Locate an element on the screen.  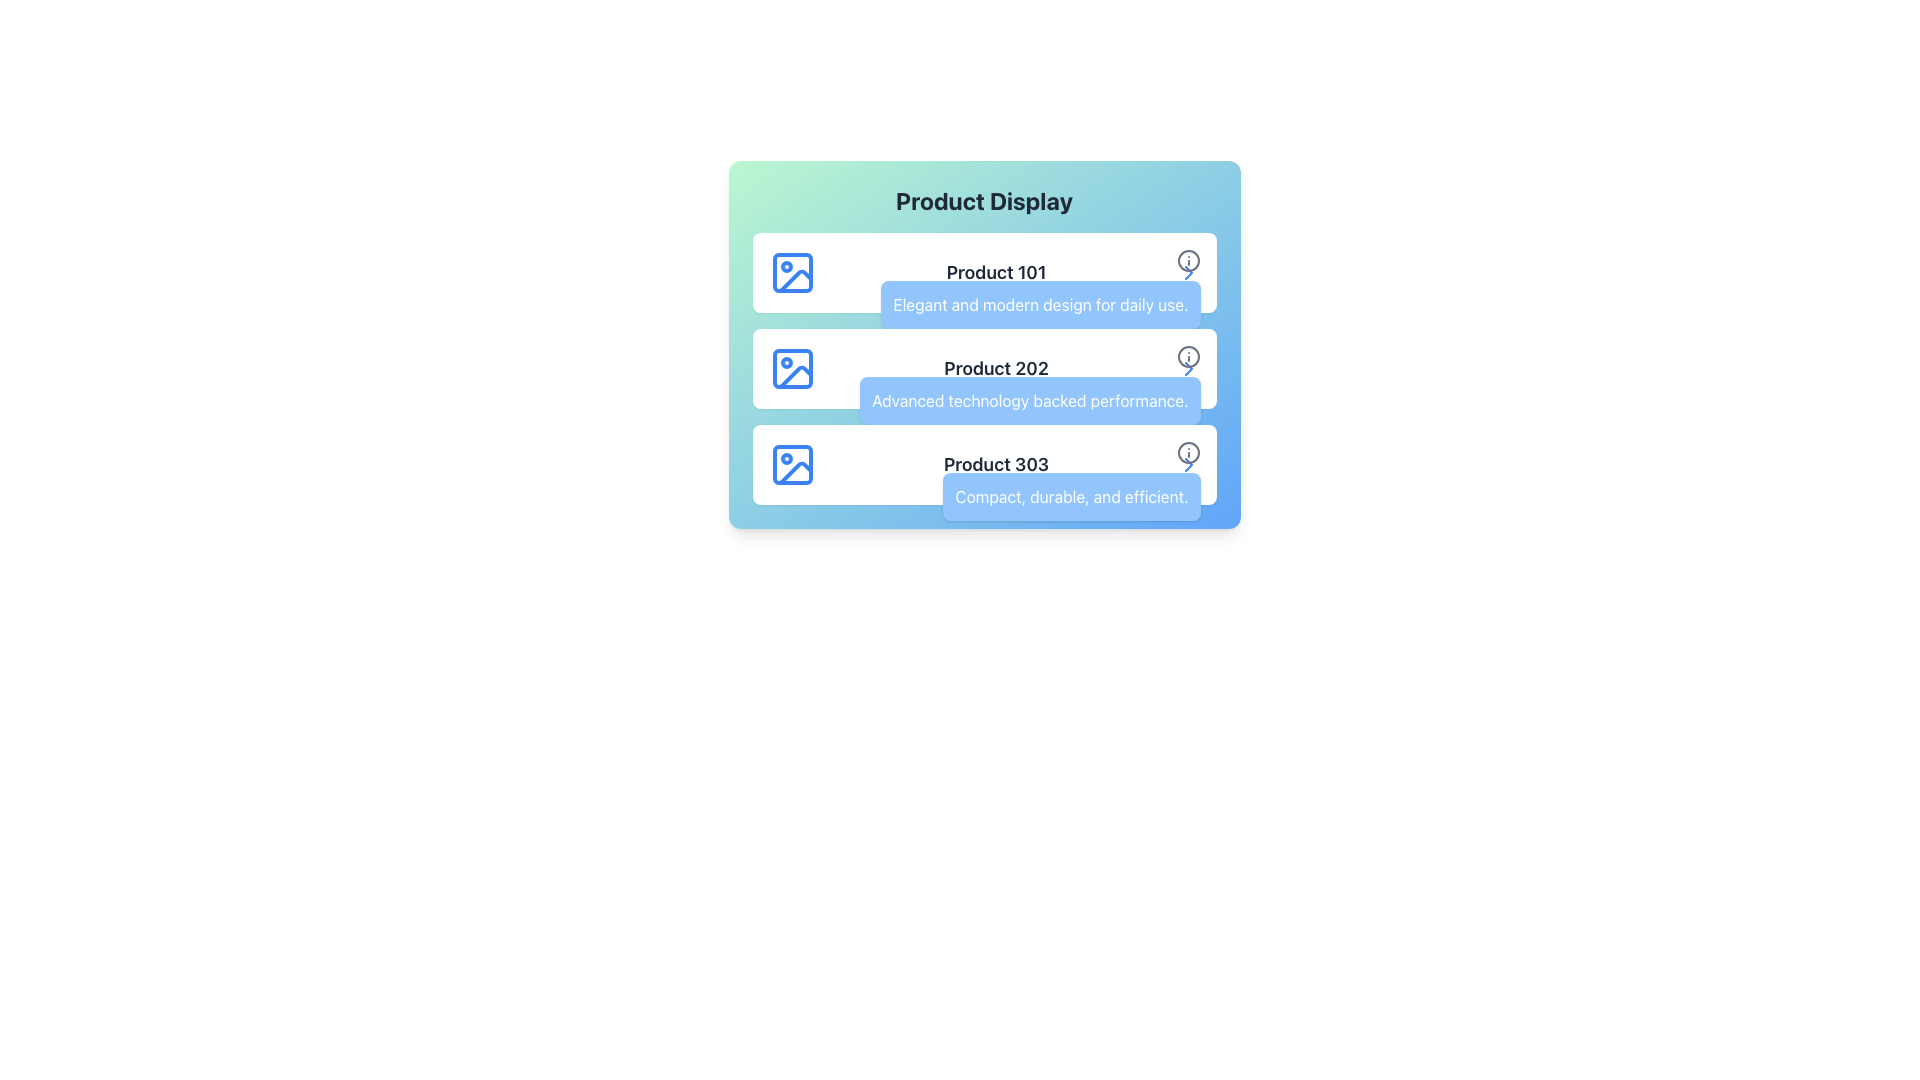
the arrow-shaped chevron icon in the product information panel for 'Product 303' is located at coordinates (1188, 465).